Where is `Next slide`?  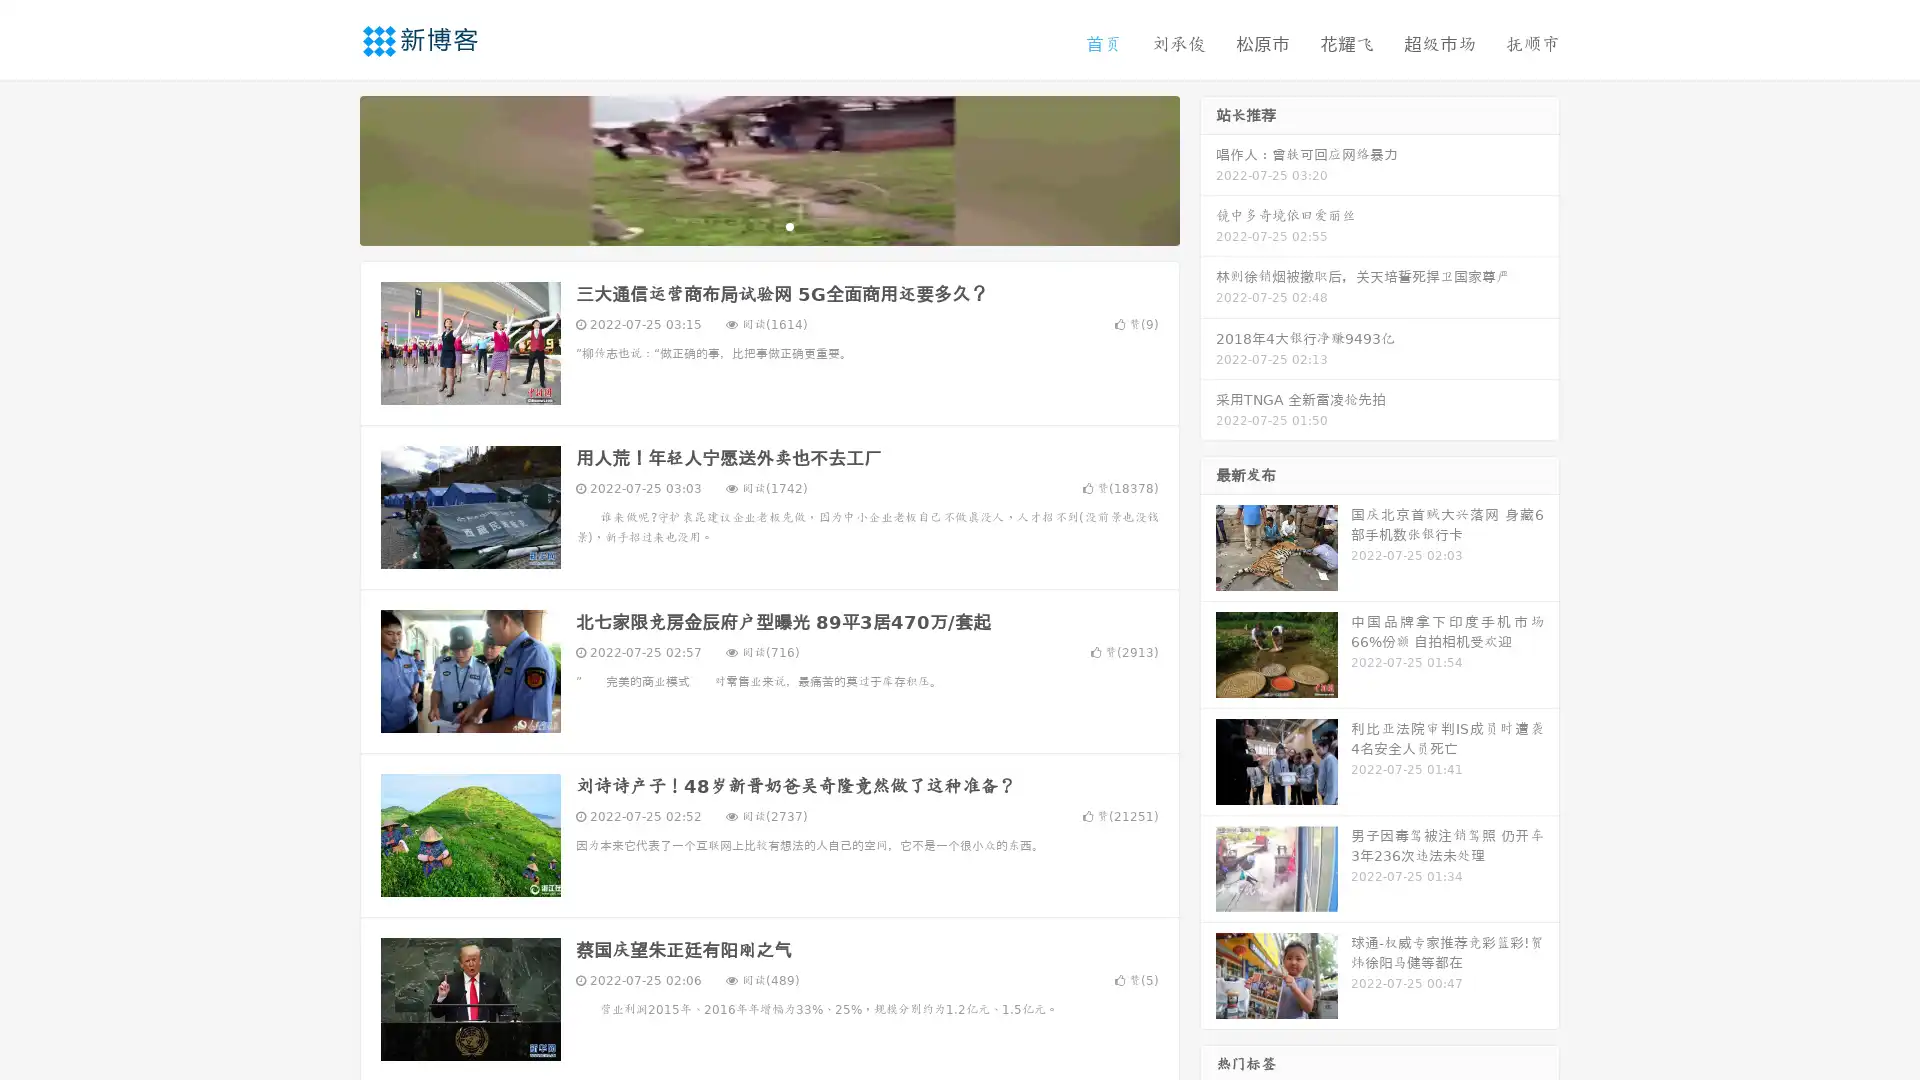
Next slide is located at coordinates (1208, 168).